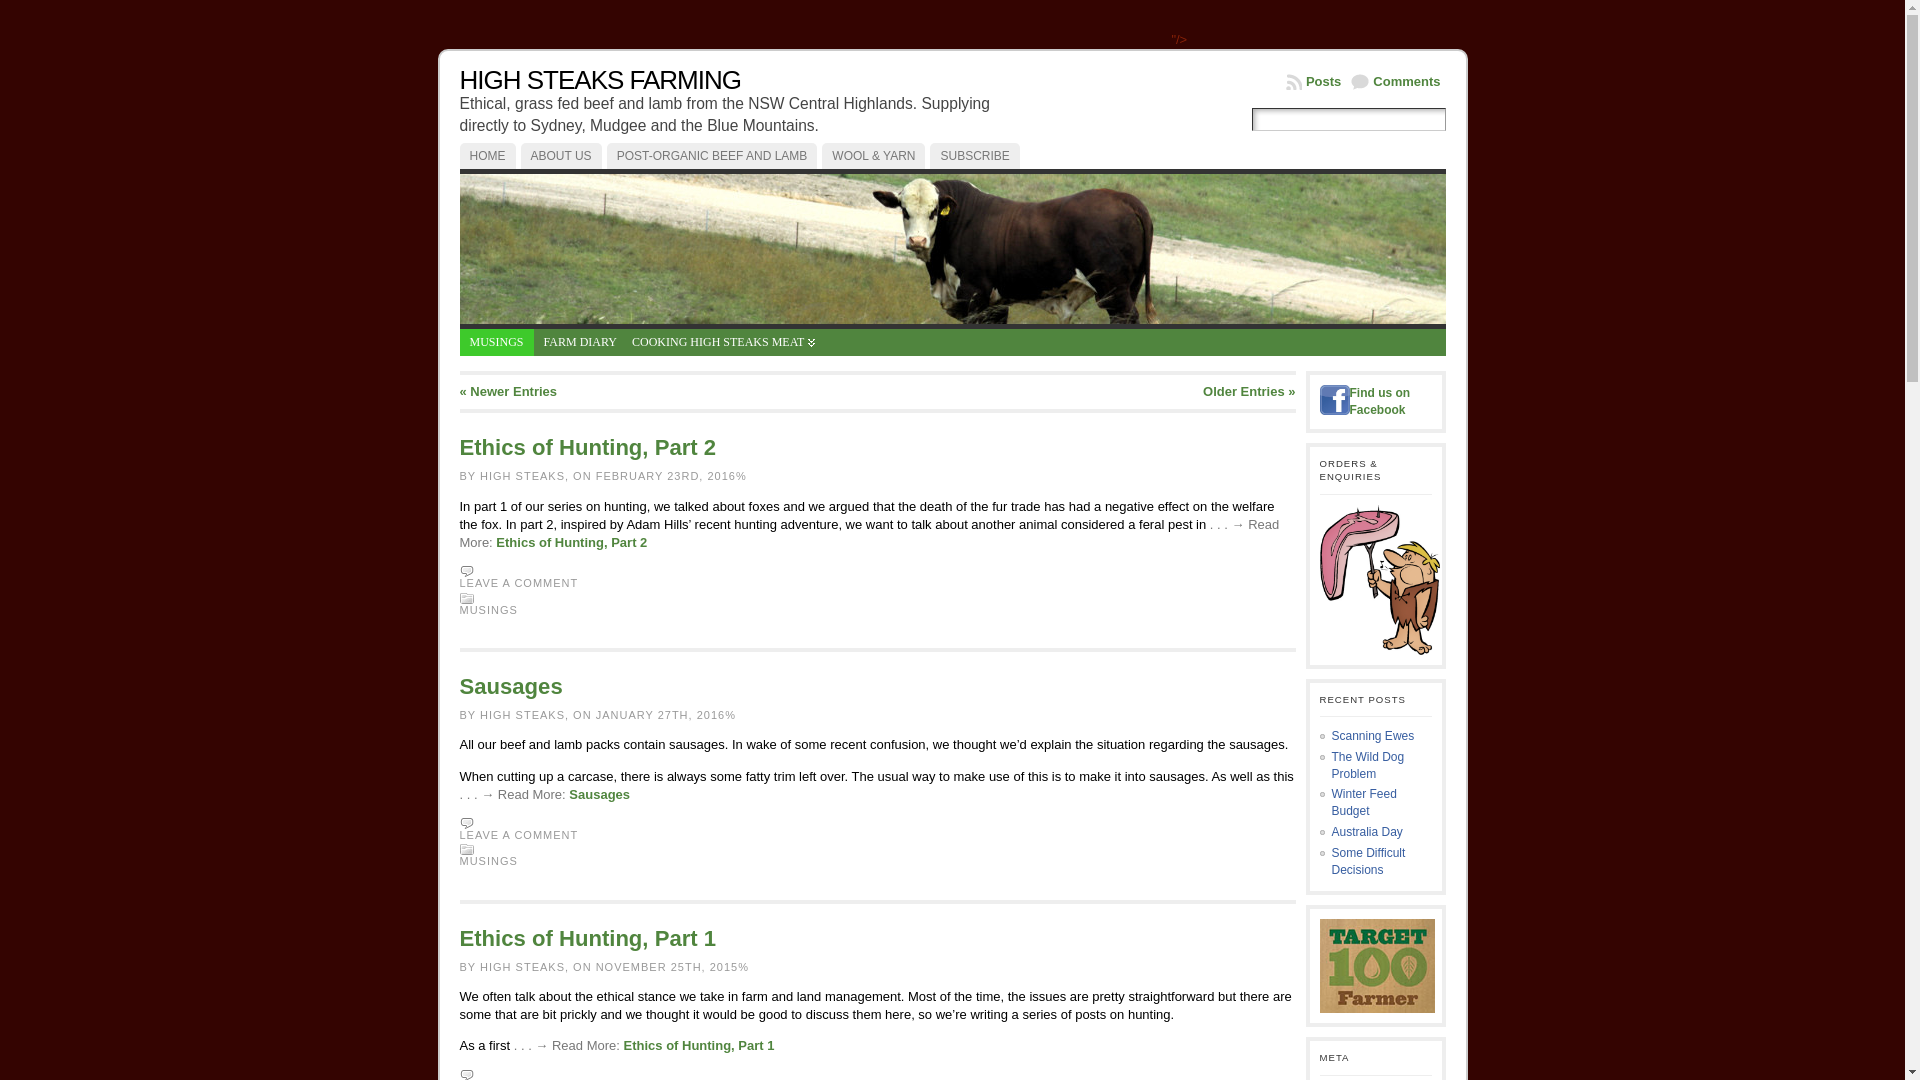 The width and height of the screenshot is (1920, 1080). Describe the element at coordinates (488, 154) in the screenshot. I see `'HOME'` at that location.